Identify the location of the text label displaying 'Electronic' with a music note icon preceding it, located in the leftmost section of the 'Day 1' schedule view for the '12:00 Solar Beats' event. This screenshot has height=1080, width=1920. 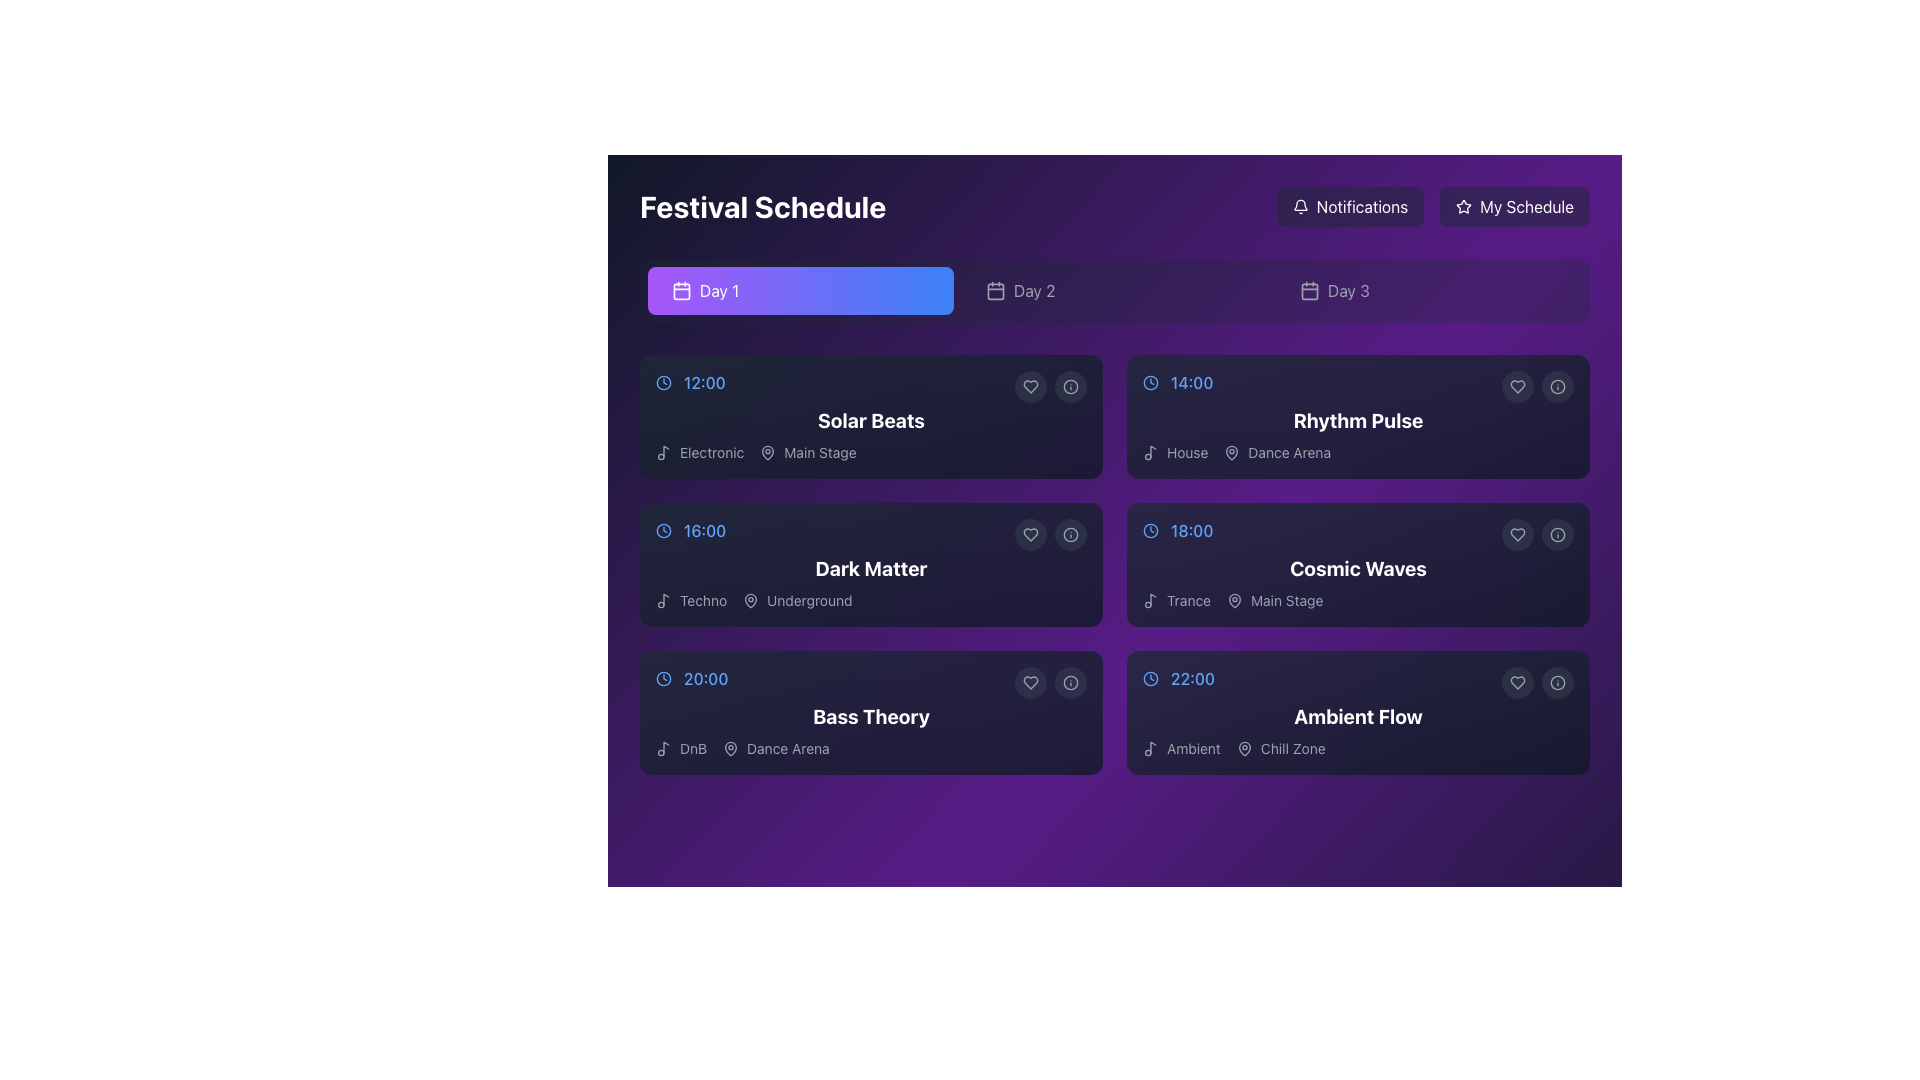
(700, 452).